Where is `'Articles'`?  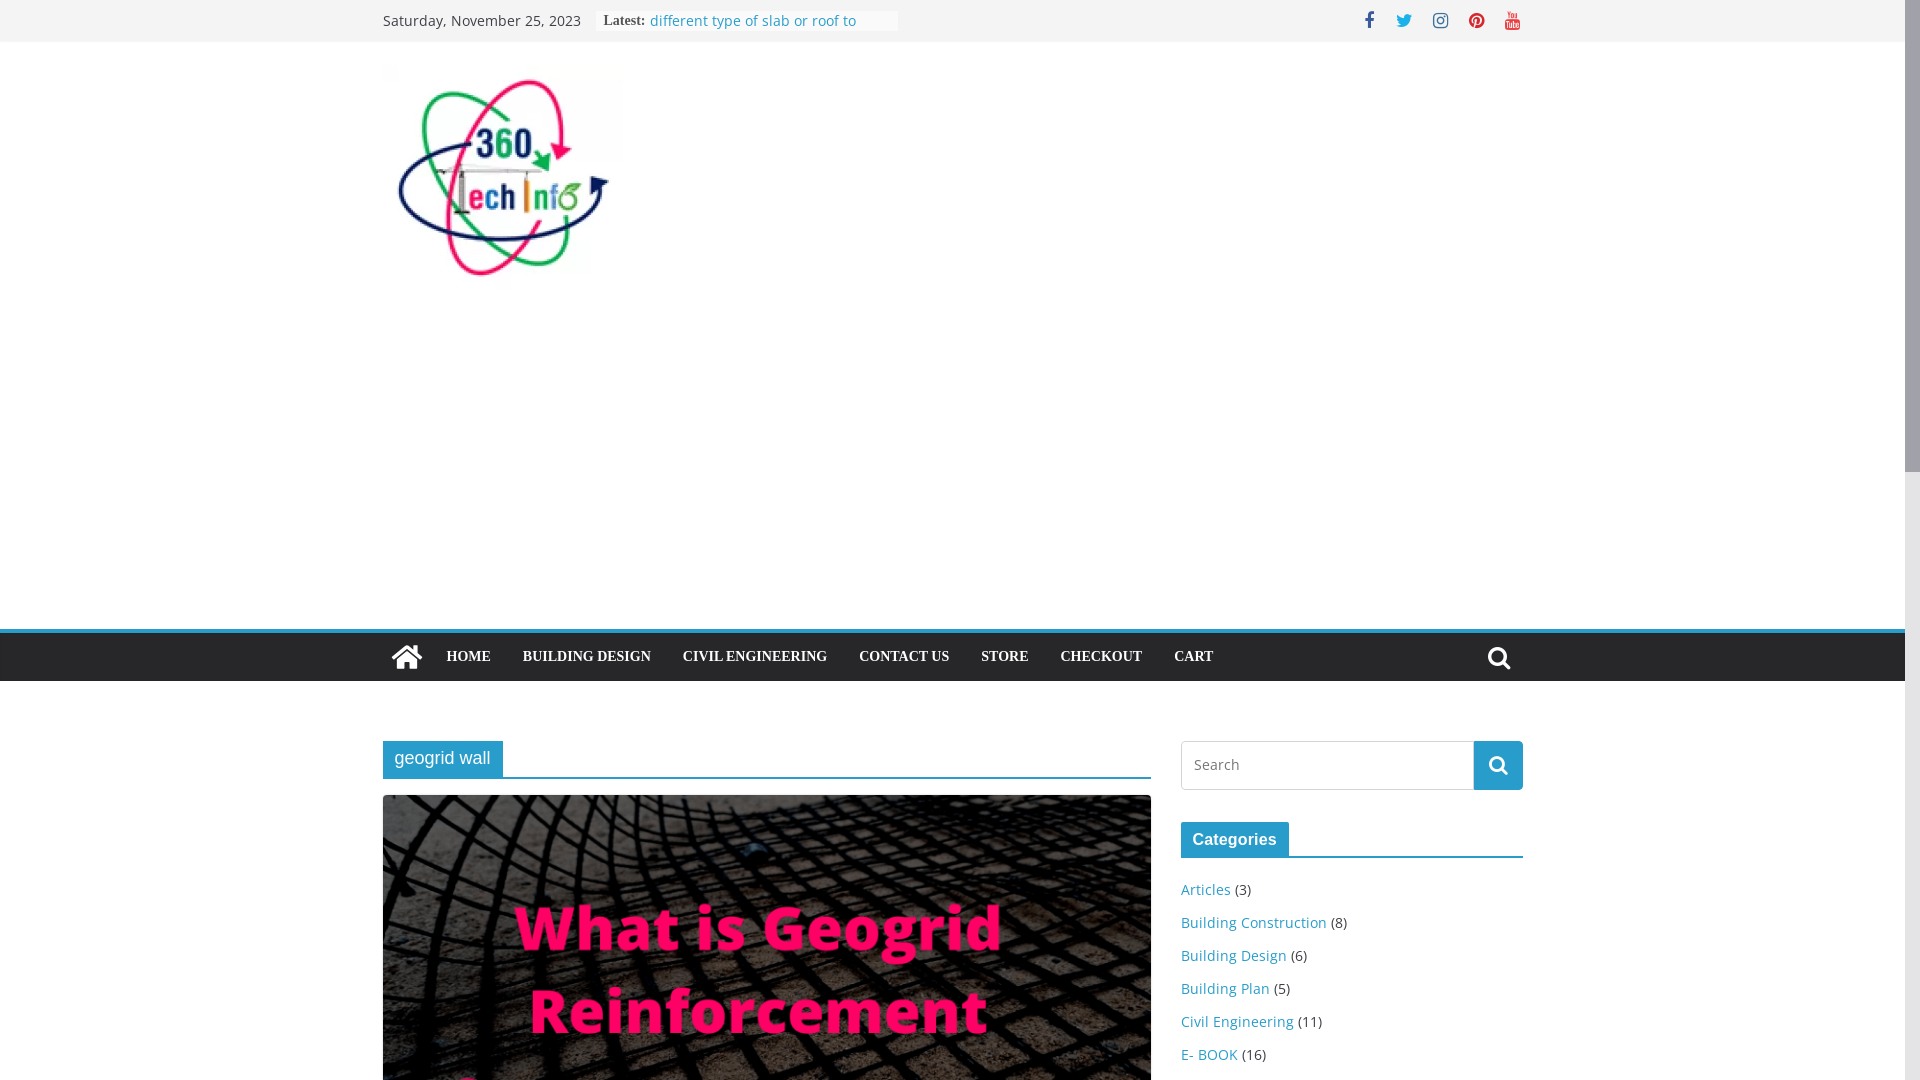 'Articles' is located at coordinates (1203, 888).